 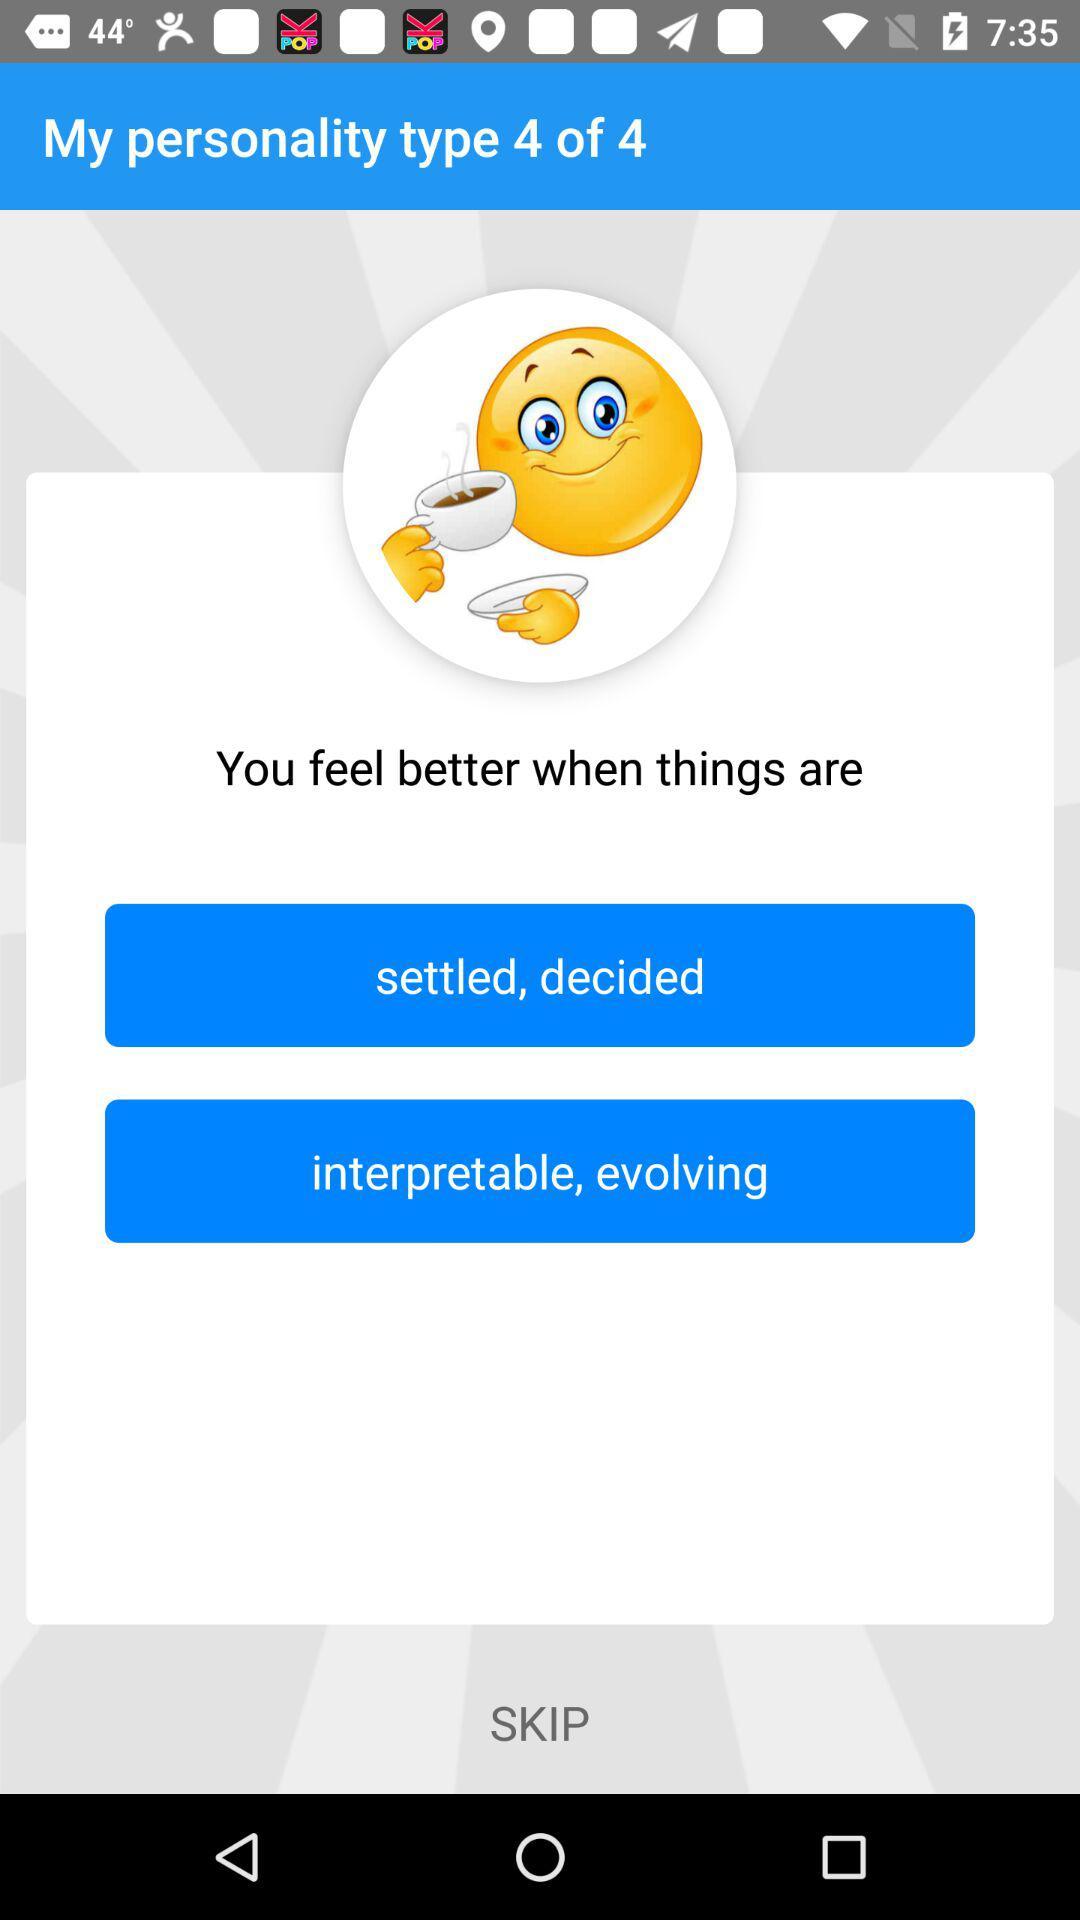 I want to click on the settled, decided, so click(x=540, y=975).